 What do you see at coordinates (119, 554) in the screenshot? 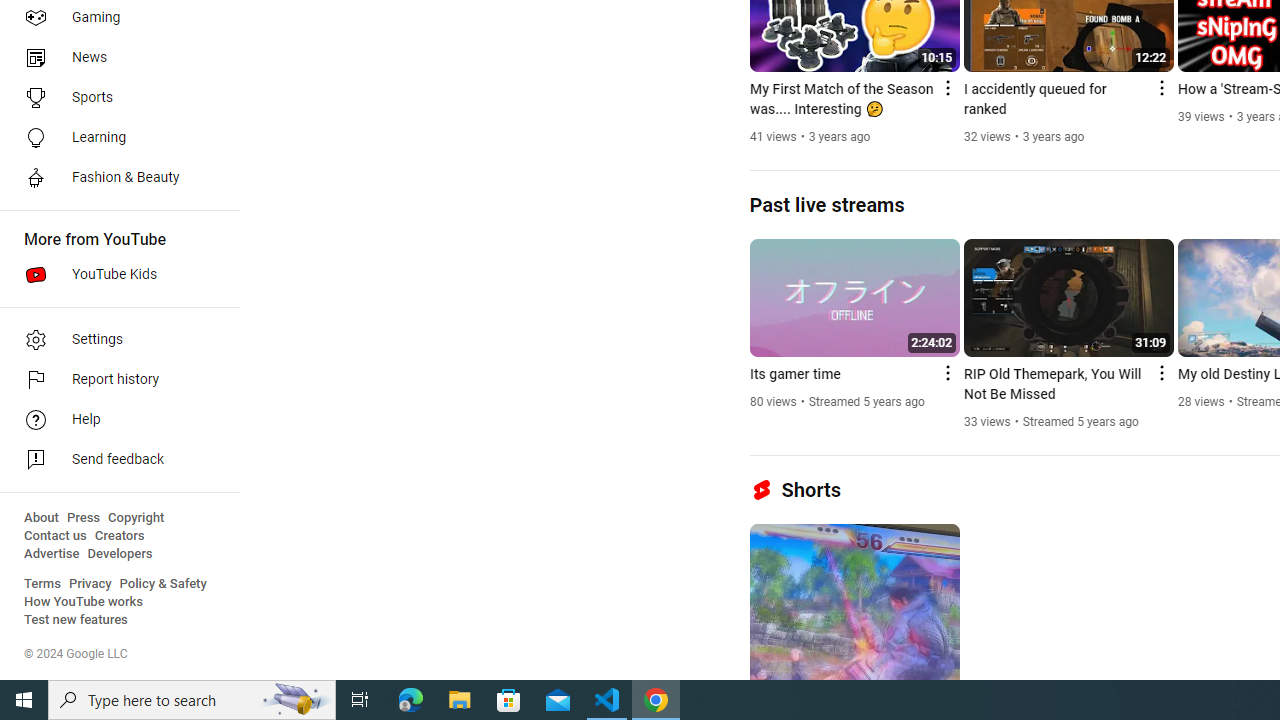
I see `'Developers'` at bounding box center [119, 554].